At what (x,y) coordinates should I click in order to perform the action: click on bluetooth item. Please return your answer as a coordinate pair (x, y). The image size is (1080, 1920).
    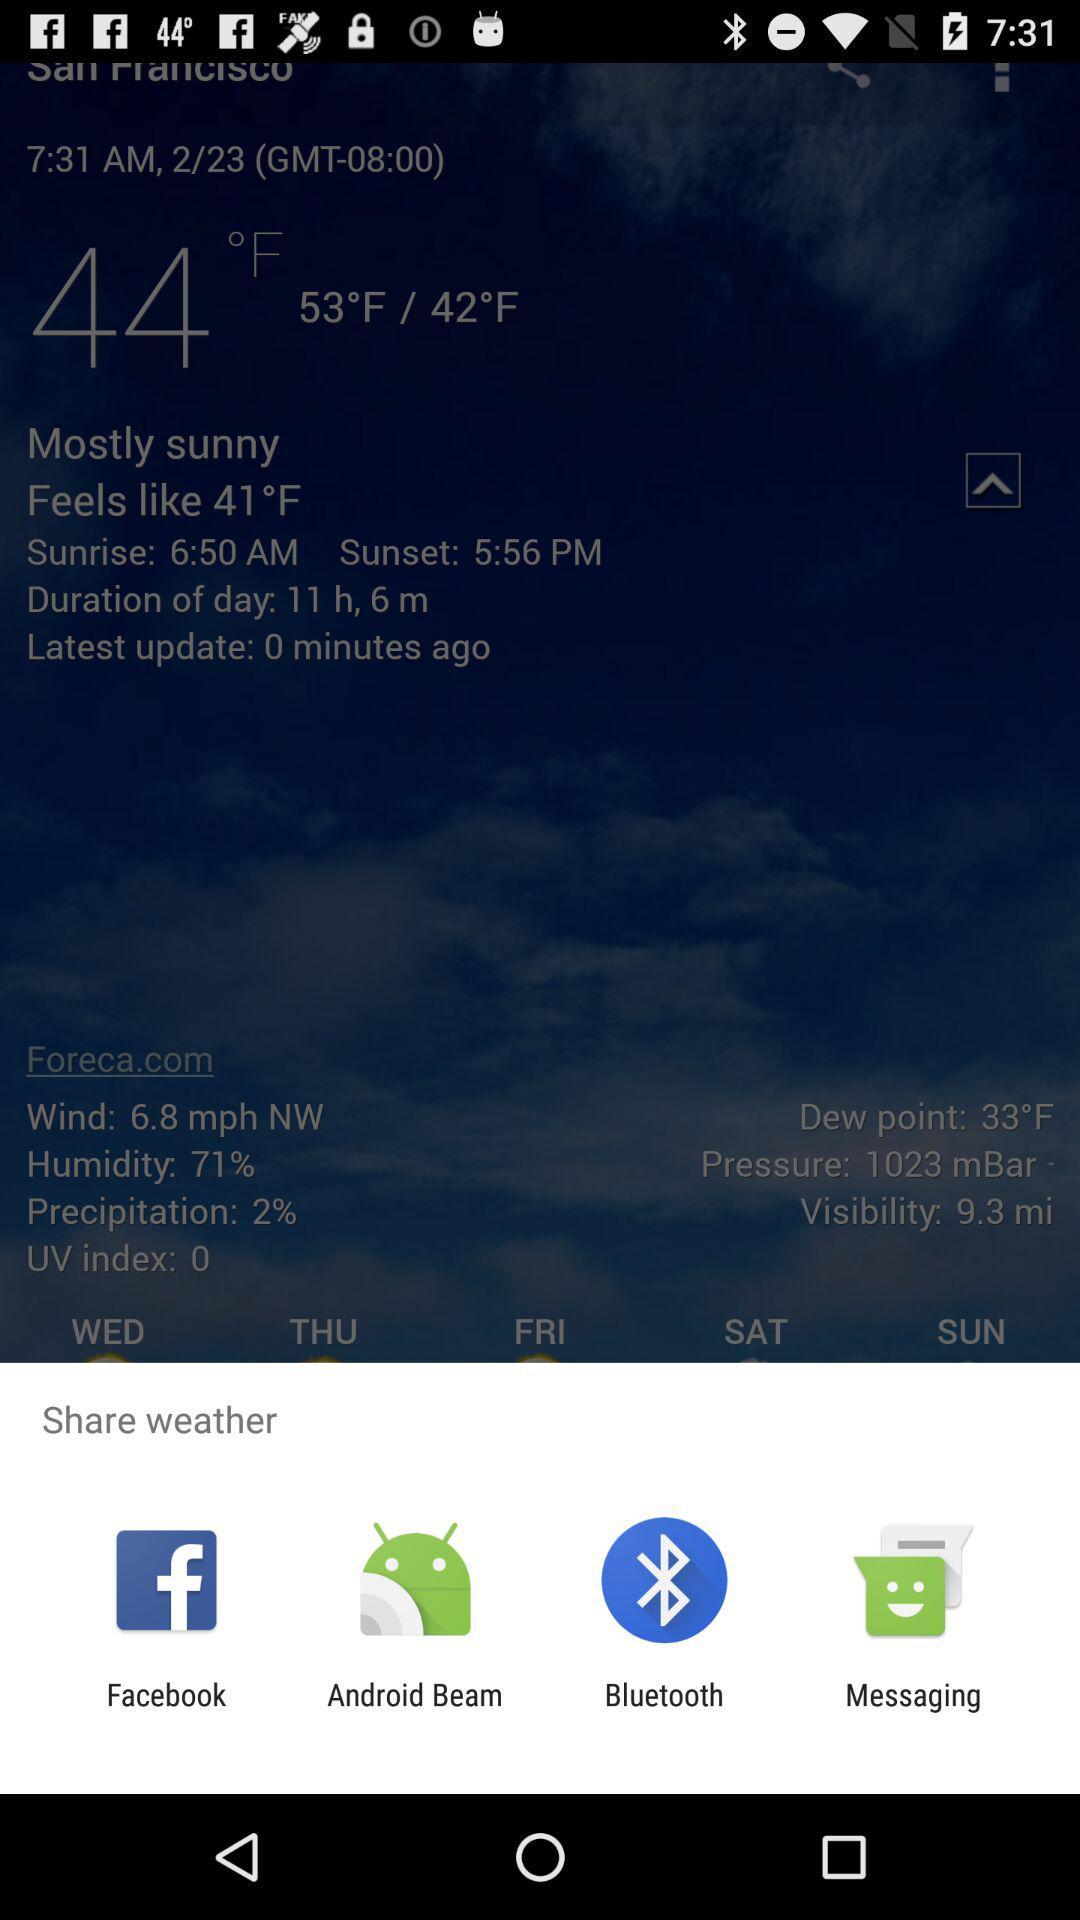
    Looking at the image, I should click on (664, 1711).